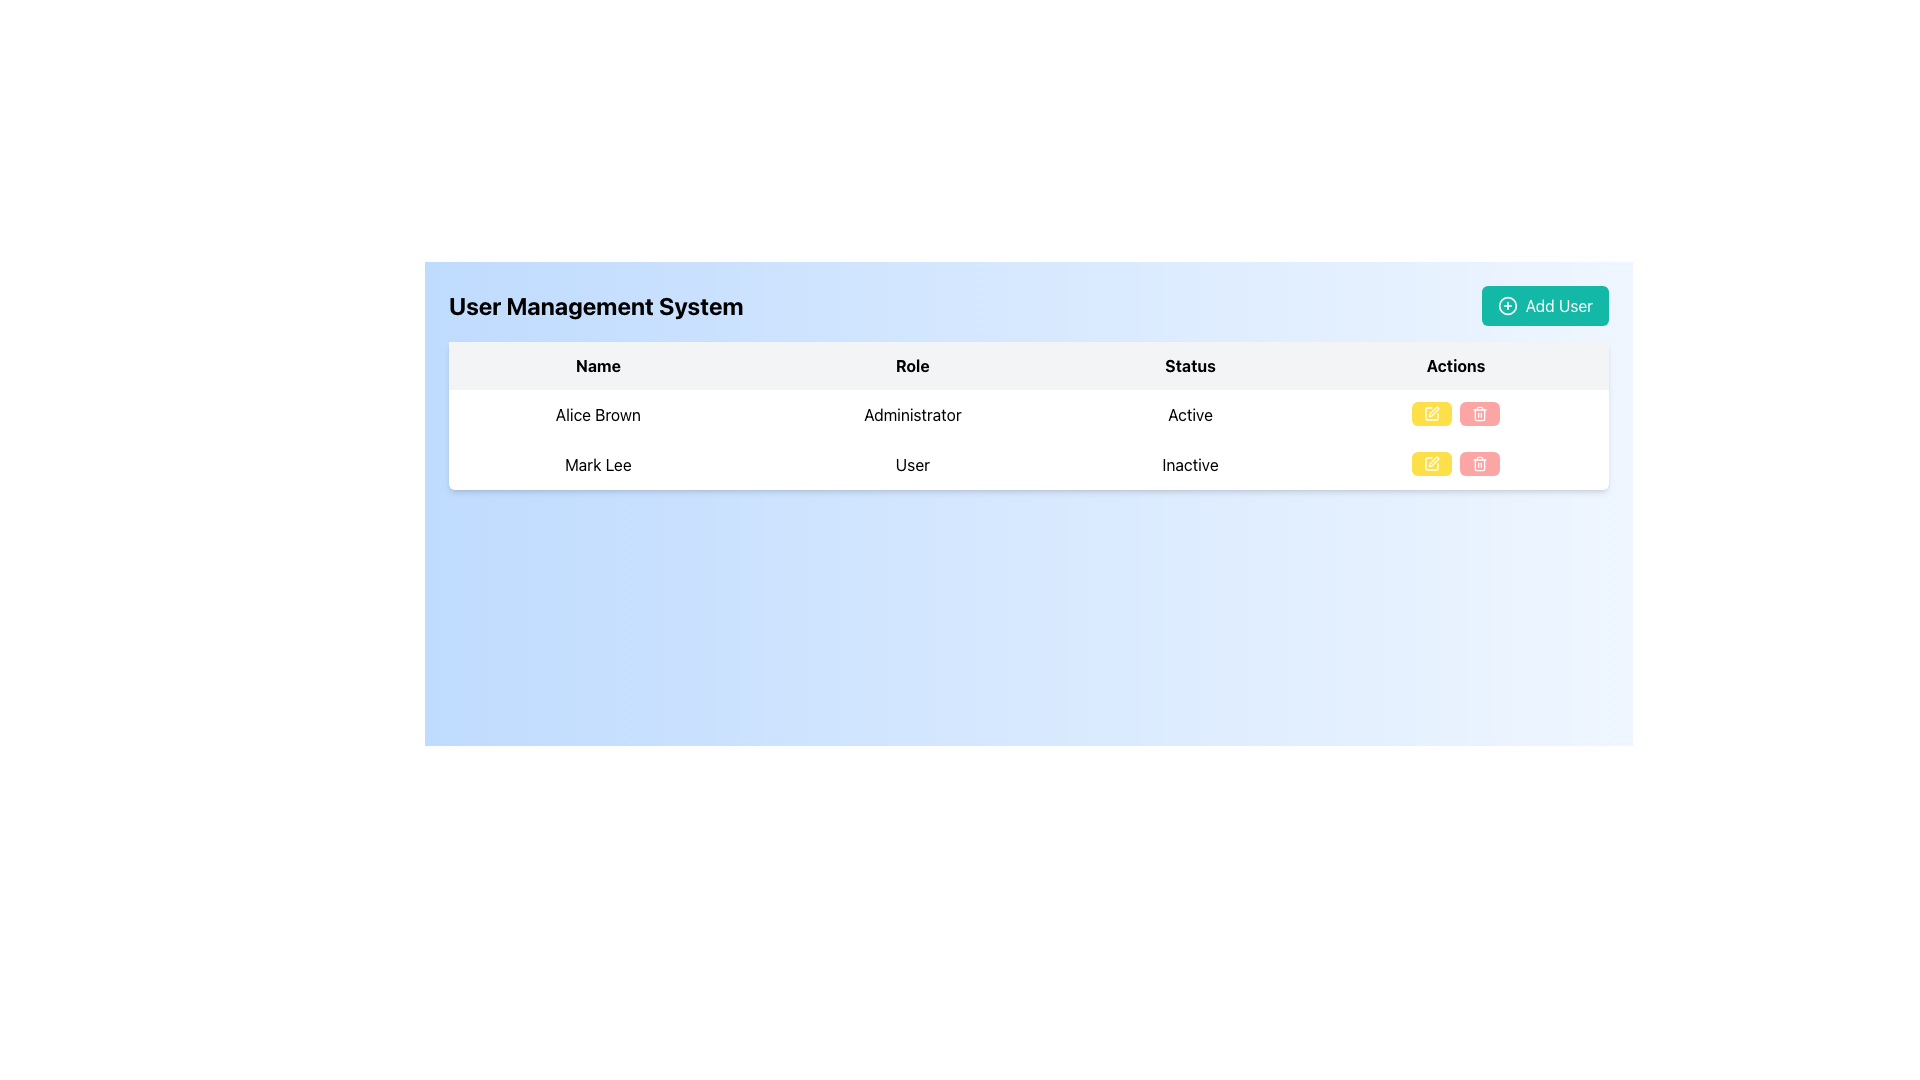 This screenshot has height=1080, width=1920. What do you see at coordinates (597, 366) in the screenshot?
I see `the text label displaying 'Name' in the header row of the table, which is bold and center aligned` at bounding box center [597, 366].